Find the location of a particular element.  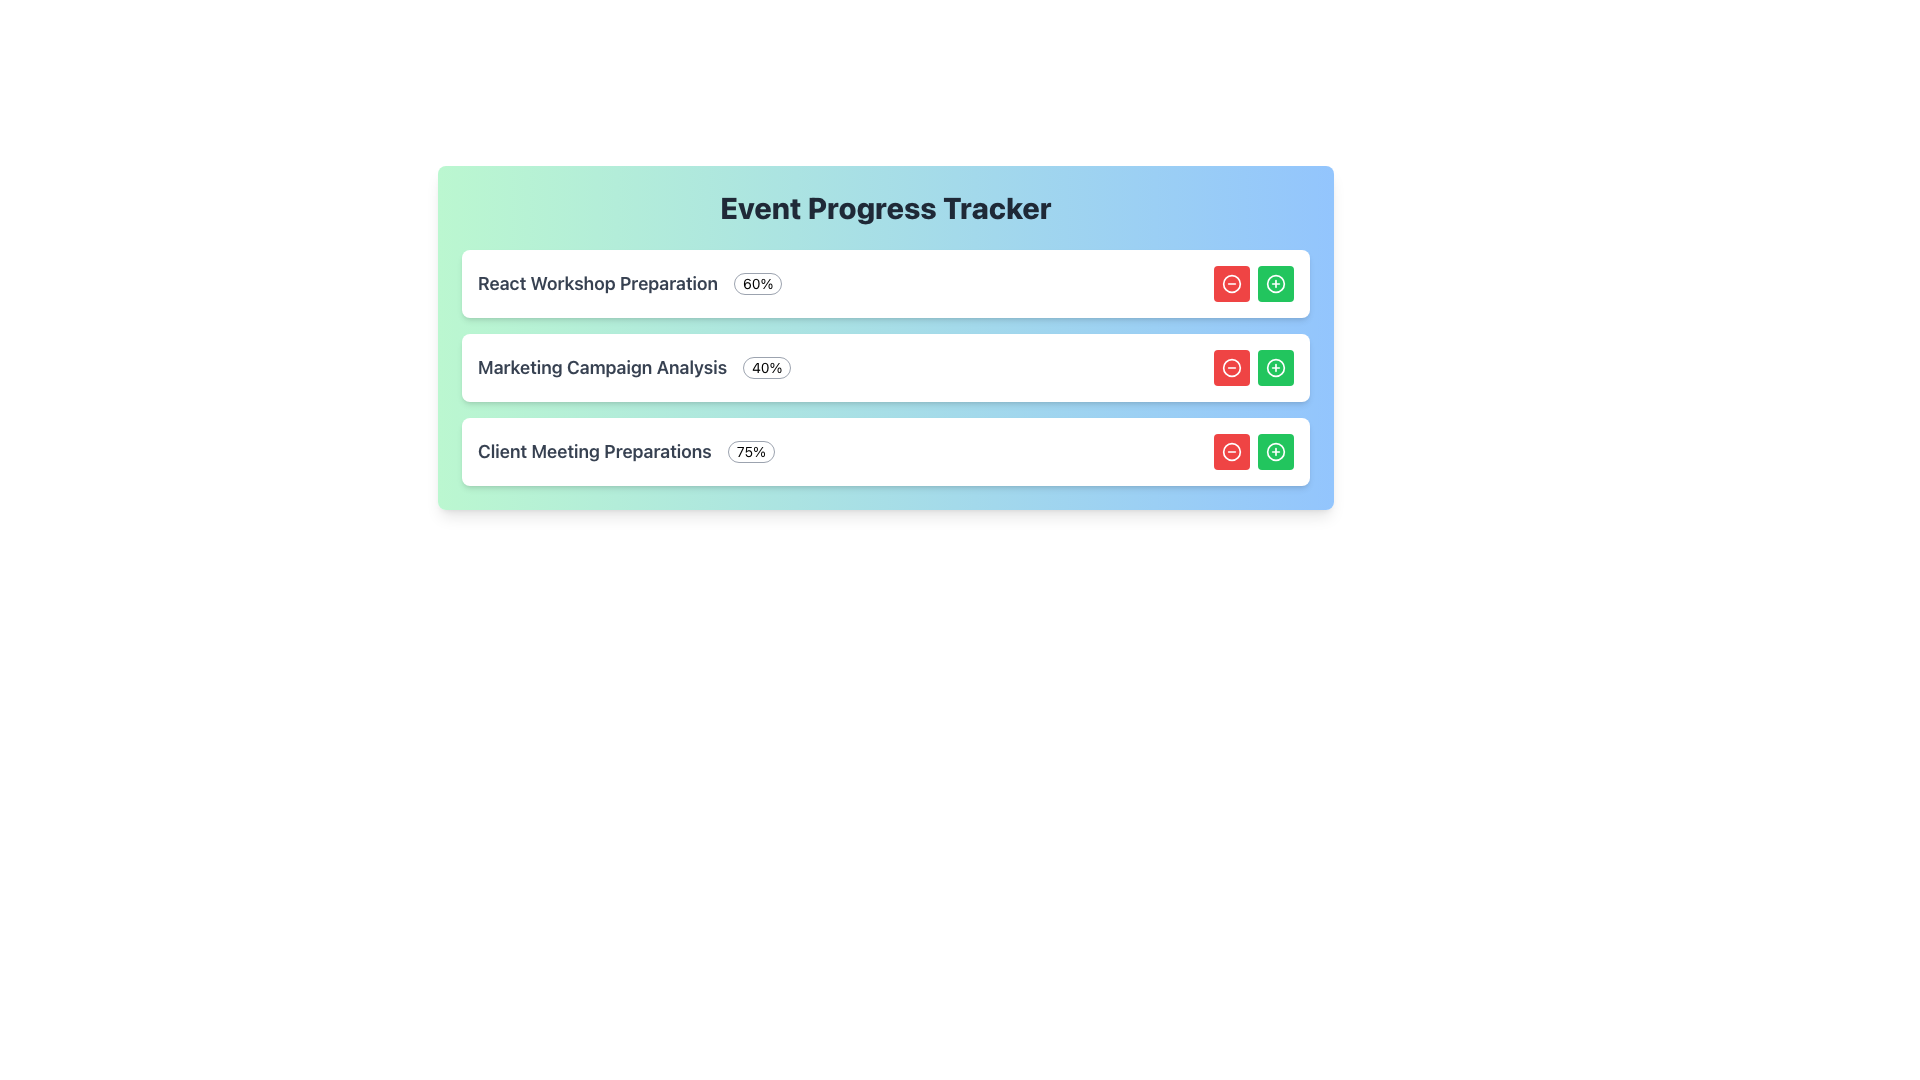

the rightmost icon button in the action buttons group for the 'Client Meeting Preparations' task is located at coordinates (1275, 451).